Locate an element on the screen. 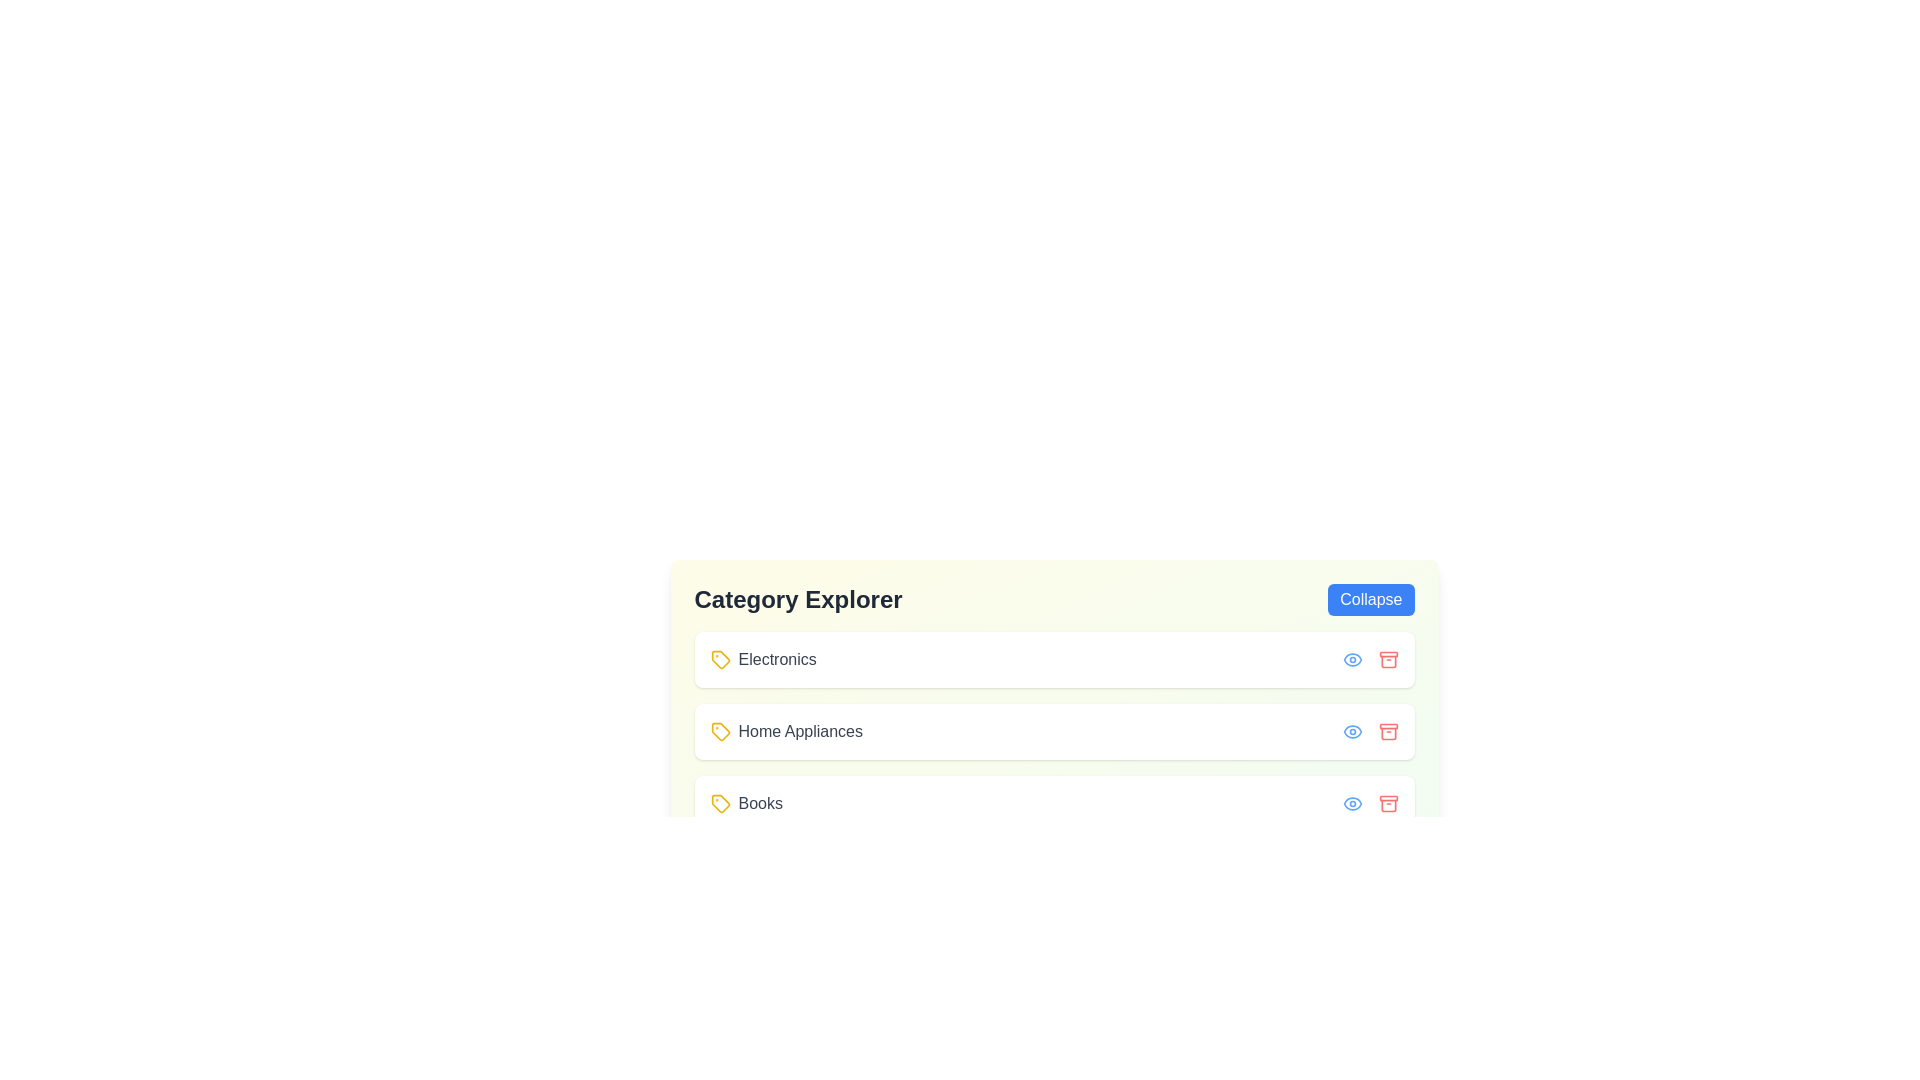 The height and width of the screenshot is (1080, 1920). the blue hollow eye-shaped icon located on the right side of the 'Home Appliances' list item in the 'Category Explorer' section is located at coordinates (1352, 732).